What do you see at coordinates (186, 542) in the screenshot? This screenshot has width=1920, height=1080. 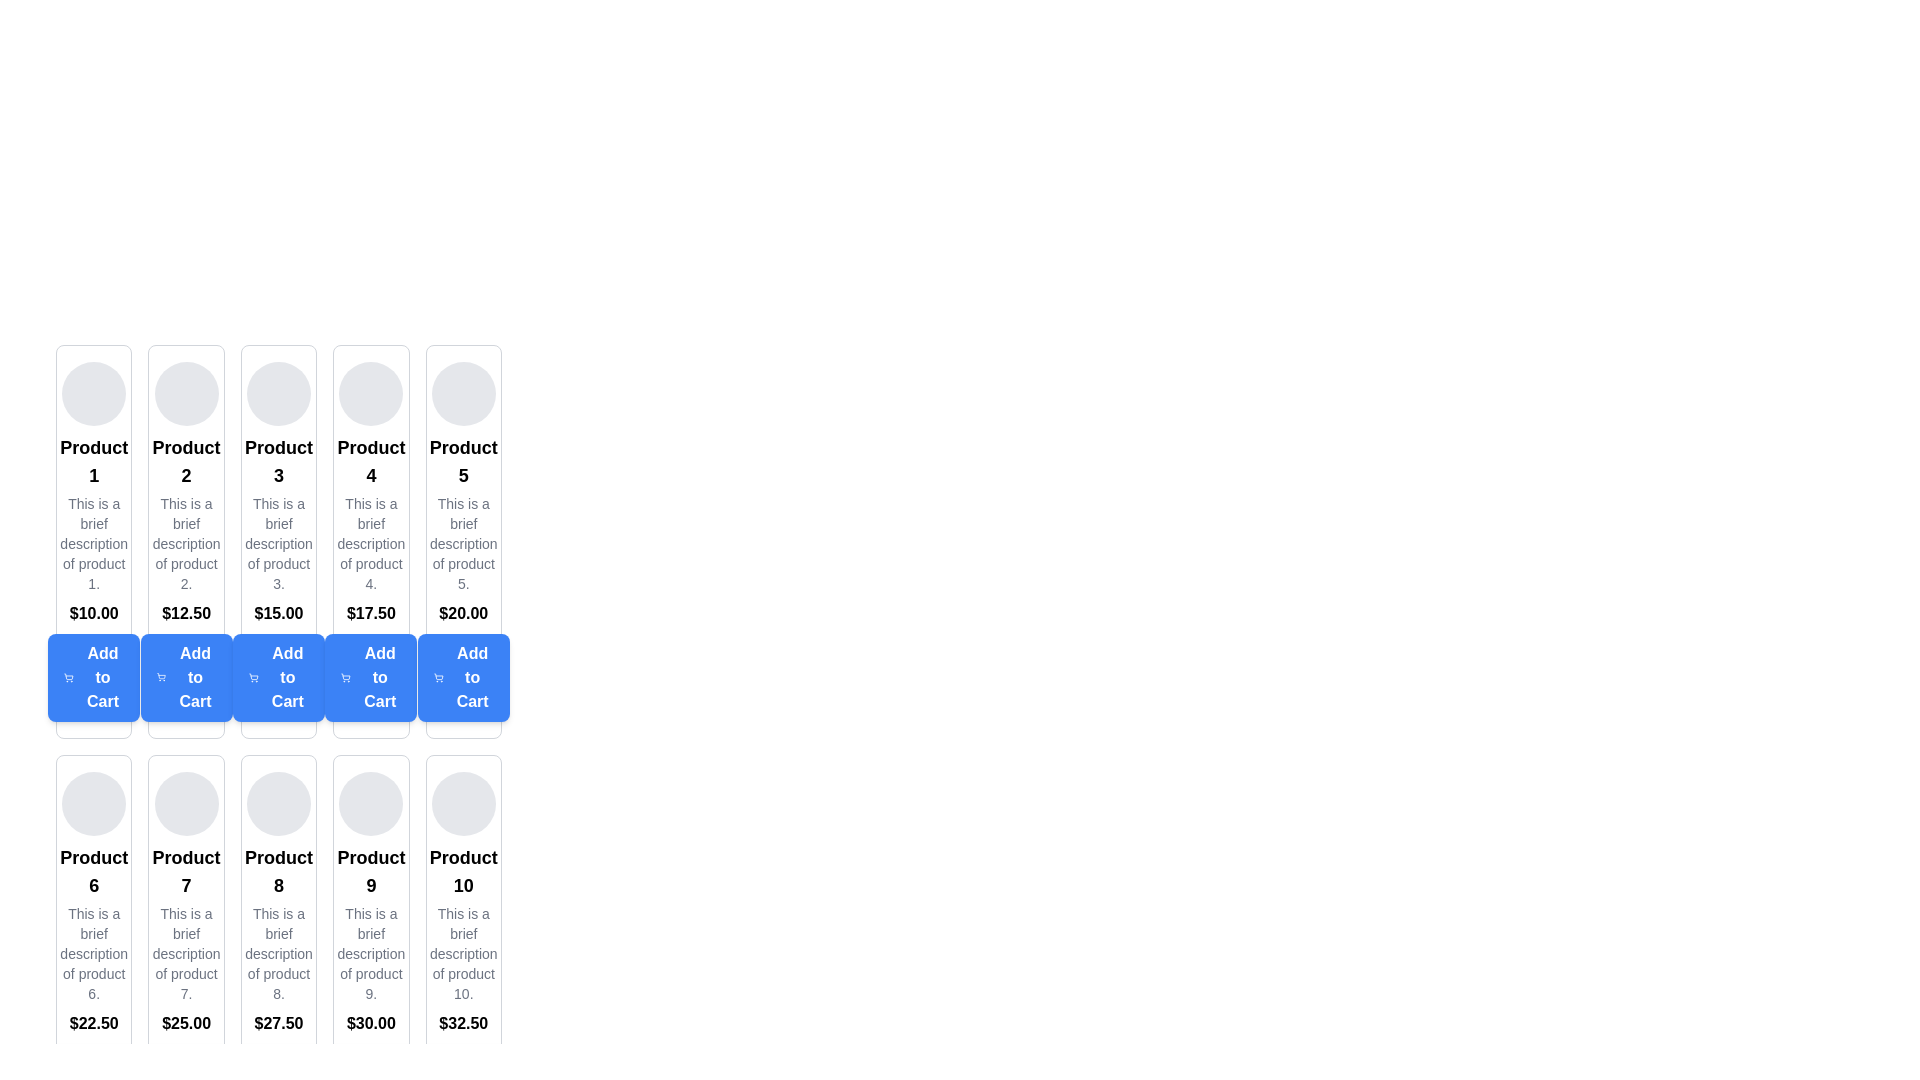 I see `description and price details from the 'Product 2' card component, which is the second card in the first row of the grid` at bounding box center [186, 542].